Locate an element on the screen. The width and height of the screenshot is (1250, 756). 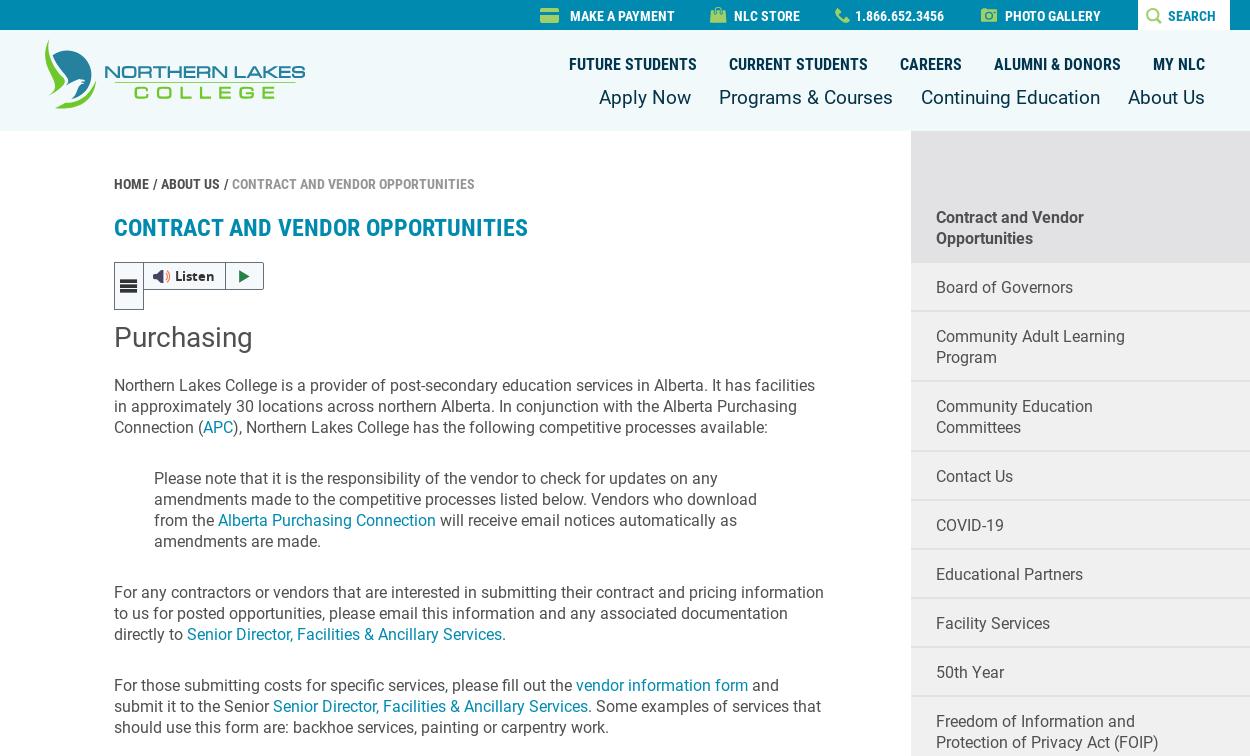
'Search' is located at coordinates (1168, 15).